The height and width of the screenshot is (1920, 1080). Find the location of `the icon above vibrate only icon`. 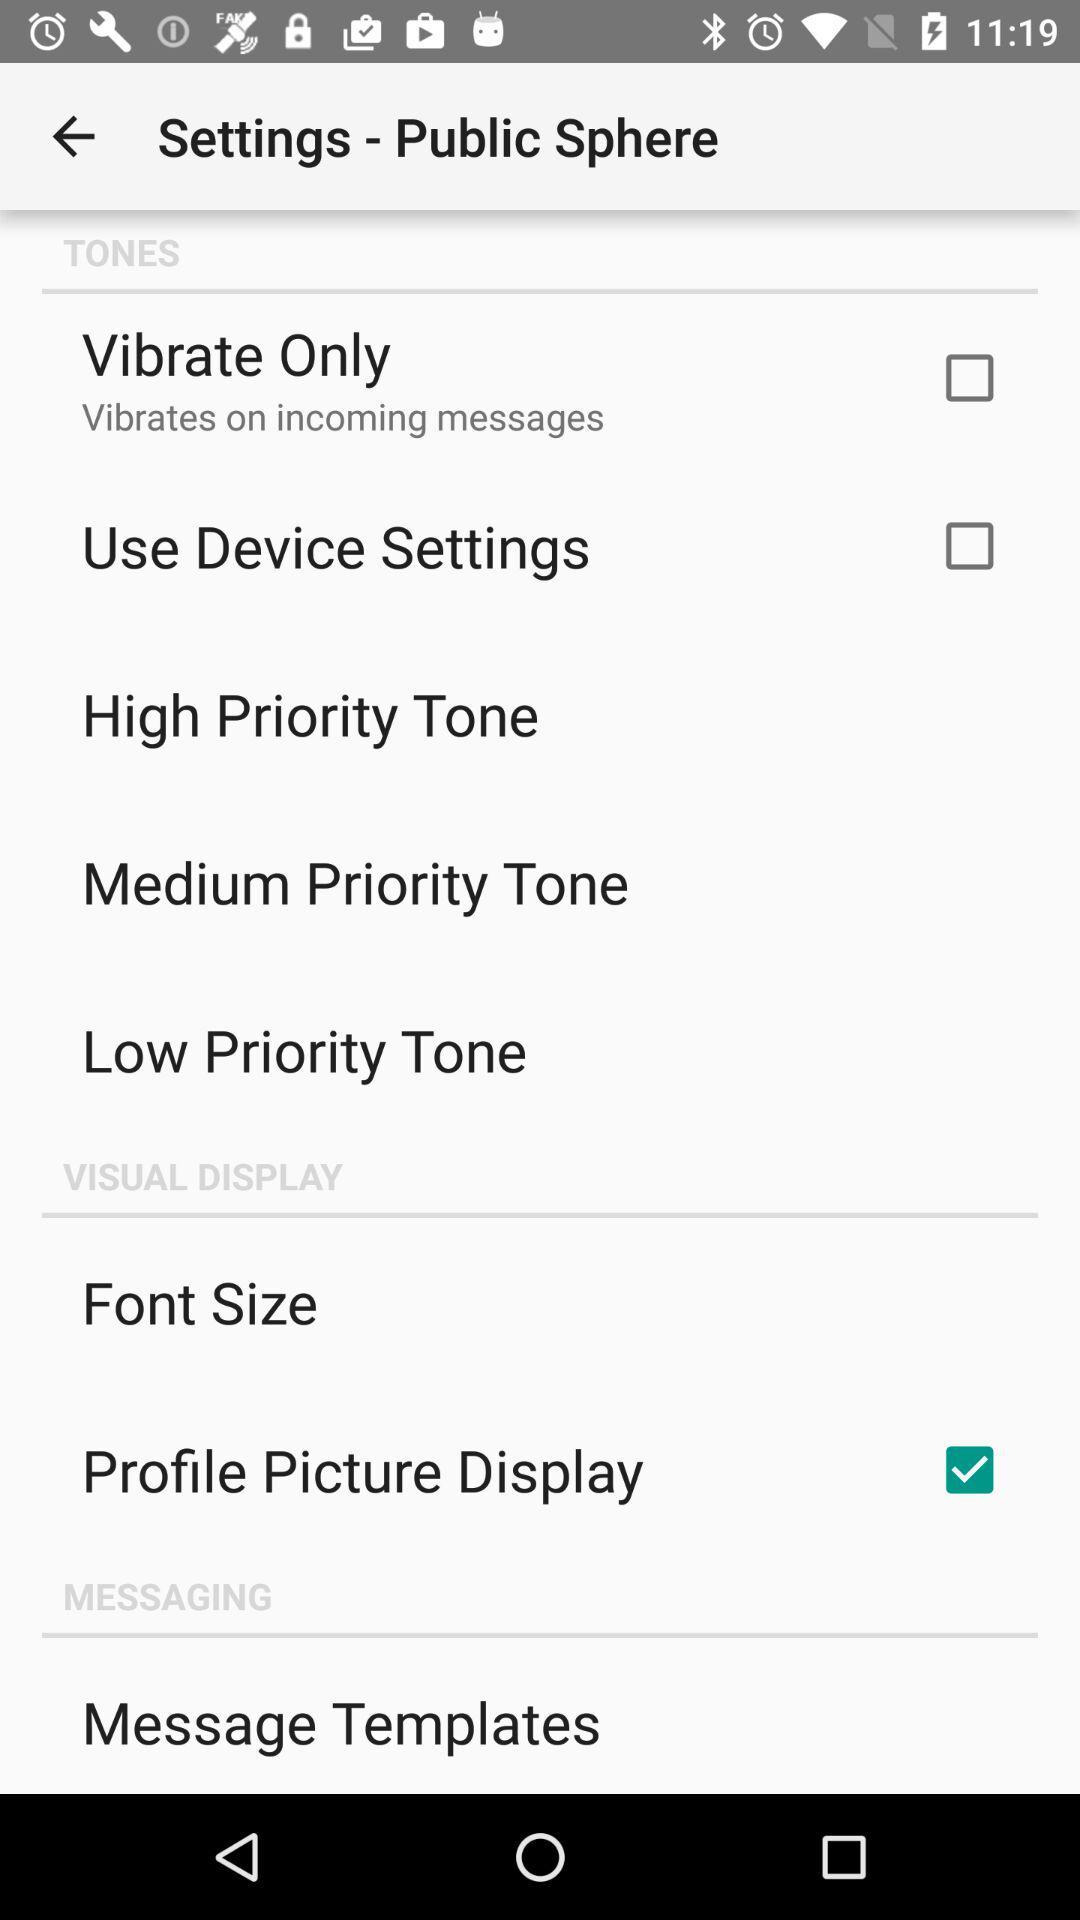

the icon above vibrate only icon is located at coordinates (540, 251).